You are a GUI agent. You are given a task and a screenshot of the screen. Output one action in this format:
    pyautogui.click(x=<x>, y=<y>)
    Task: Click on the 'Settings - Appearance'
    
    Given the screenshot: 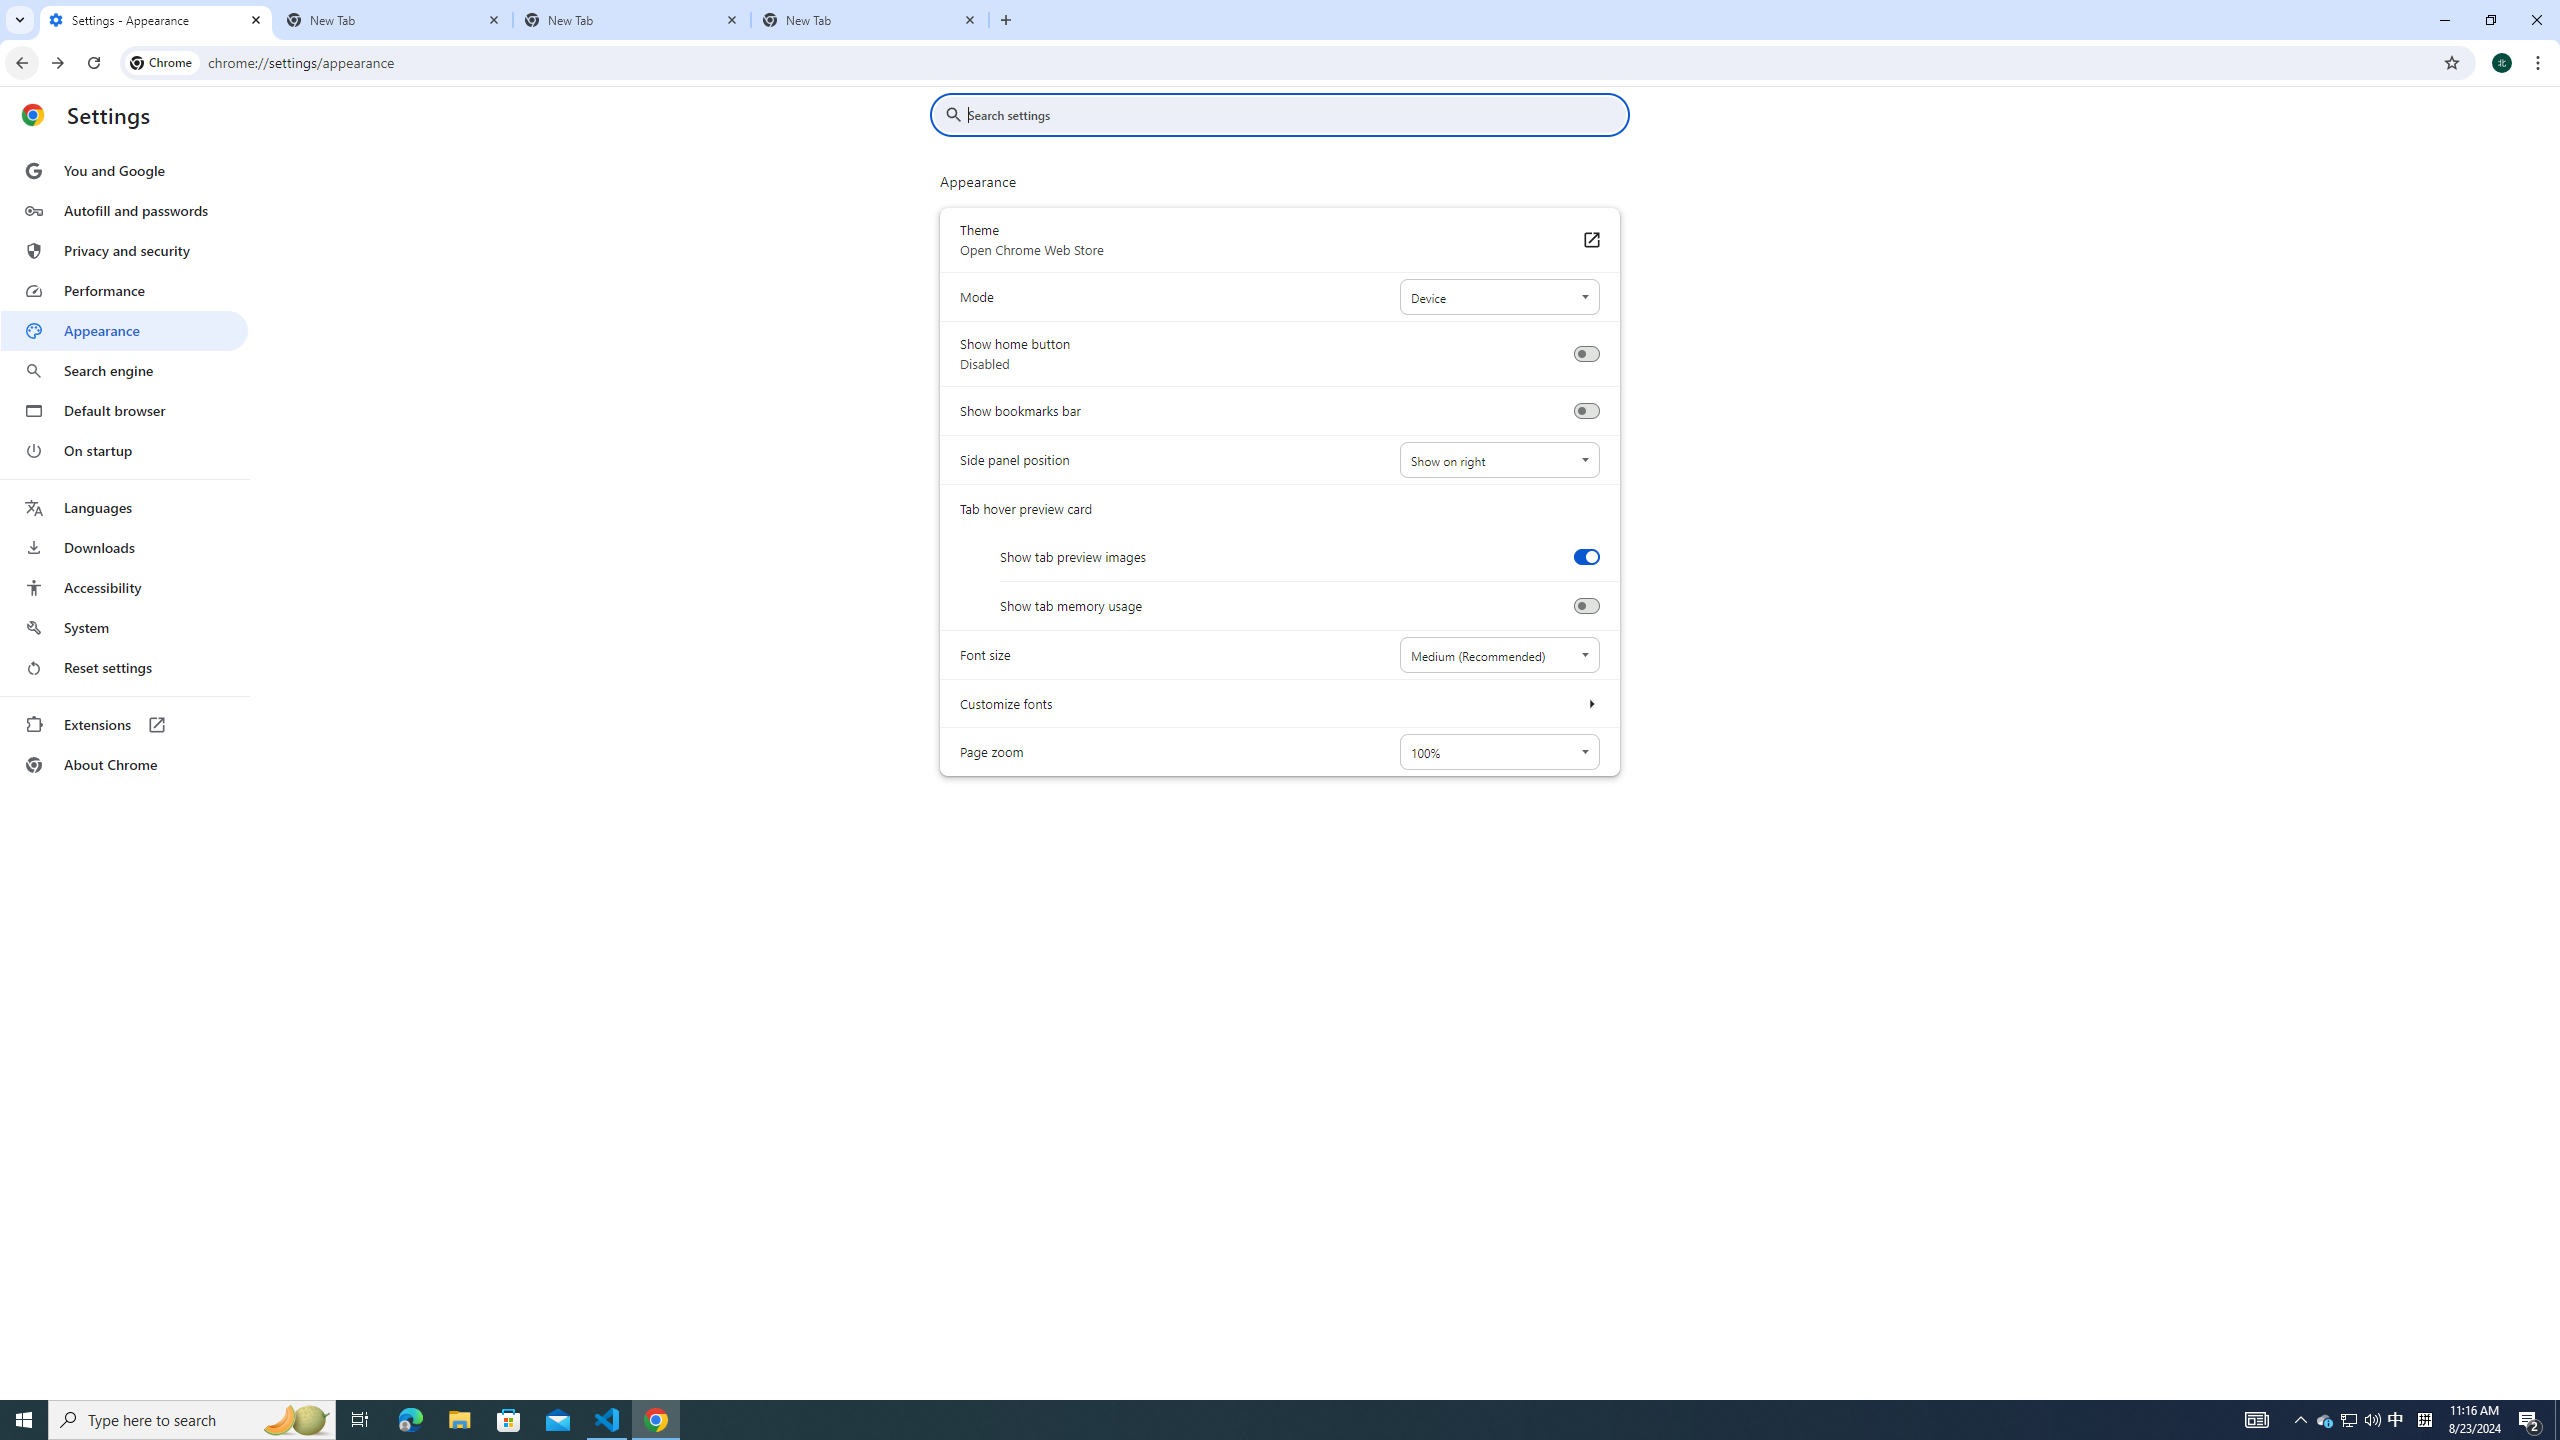 What is the action you would take?
    pyautogui.click(x=155, y=19)
    